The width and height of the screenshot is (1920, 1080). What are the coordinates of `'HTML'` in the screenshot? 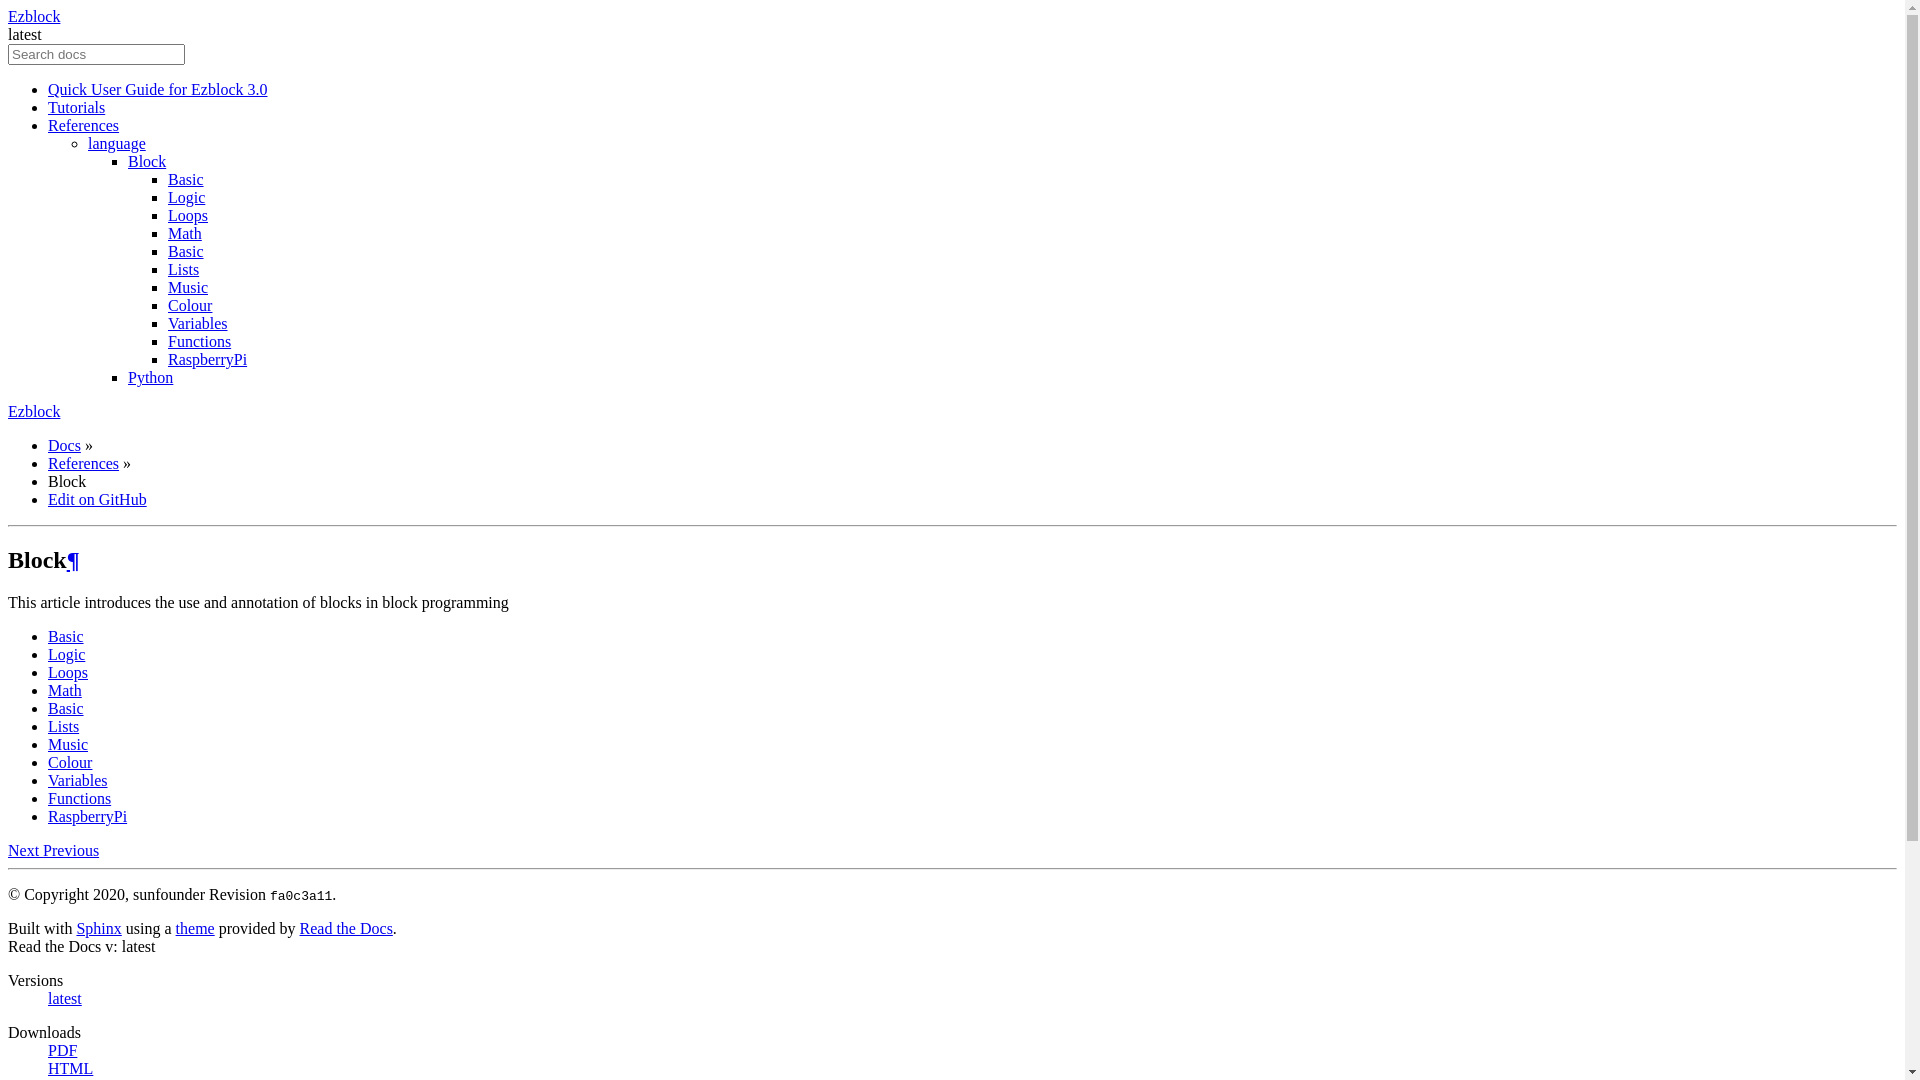 It's located at (70, 1067).